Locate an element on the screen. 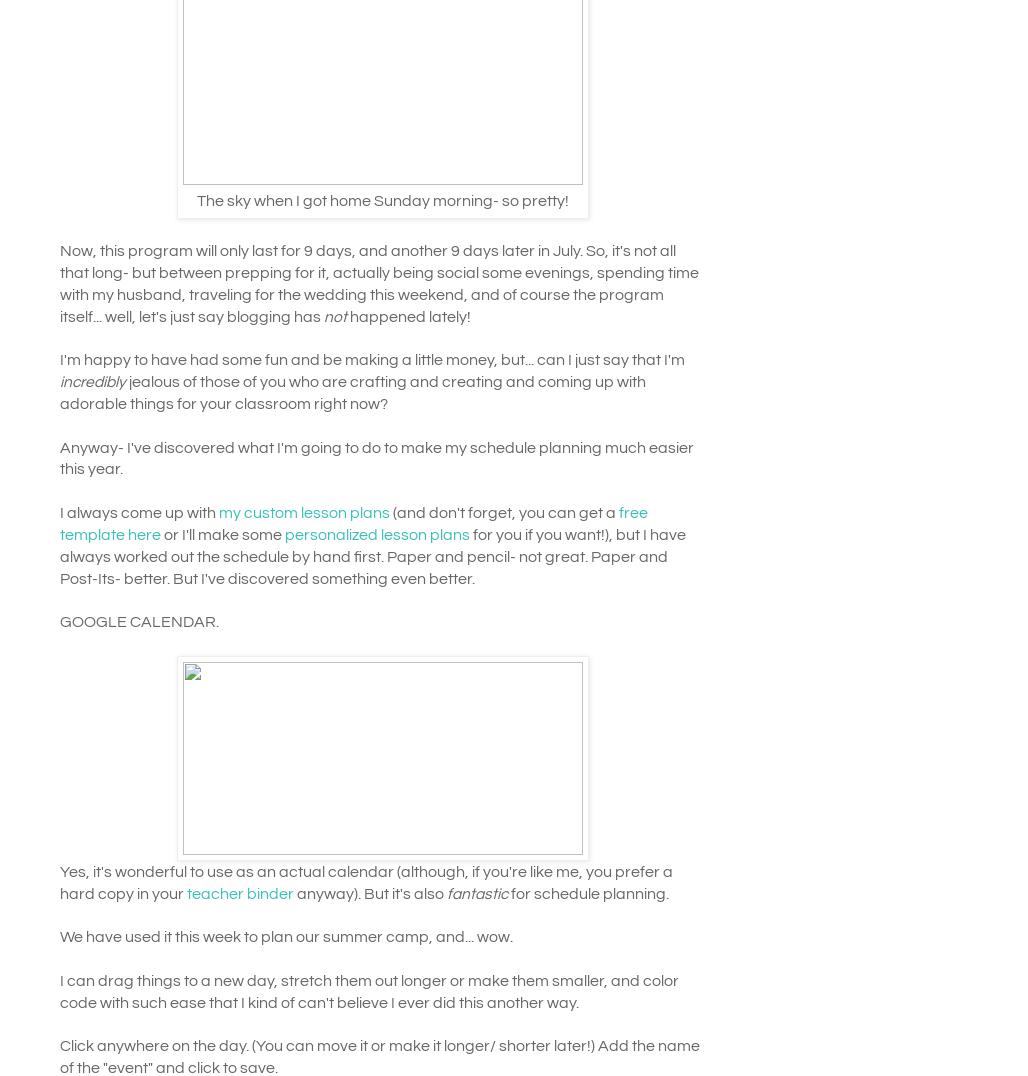  'We have used it this week to plan our summer camp, and... wow.' is located at coordinates (60, 935).